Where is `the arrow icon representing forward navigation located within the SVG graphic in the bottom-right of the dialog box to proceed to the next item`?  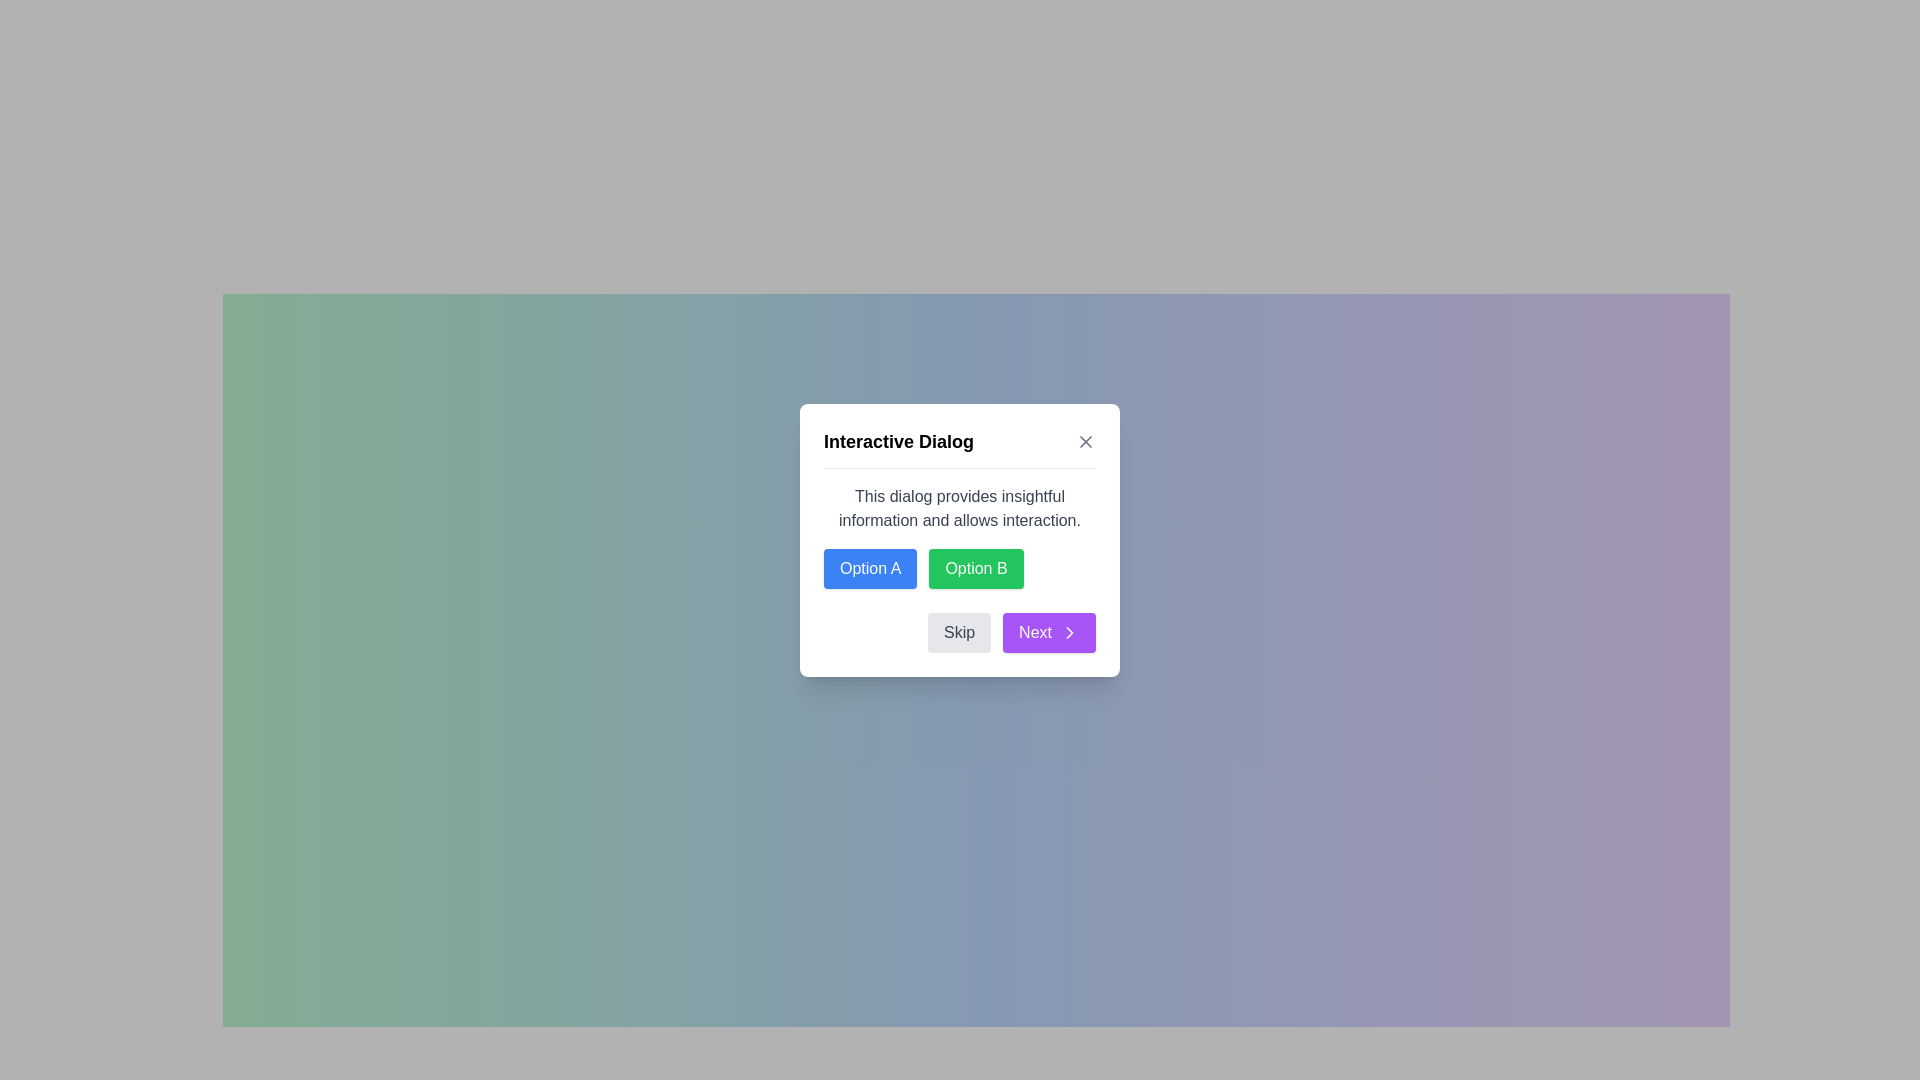 the arrow icon representing forward navigation located within the SVG graphic in the bottom-right of the dialog box to proceed to the next item is located at coordinates (1069, 632).